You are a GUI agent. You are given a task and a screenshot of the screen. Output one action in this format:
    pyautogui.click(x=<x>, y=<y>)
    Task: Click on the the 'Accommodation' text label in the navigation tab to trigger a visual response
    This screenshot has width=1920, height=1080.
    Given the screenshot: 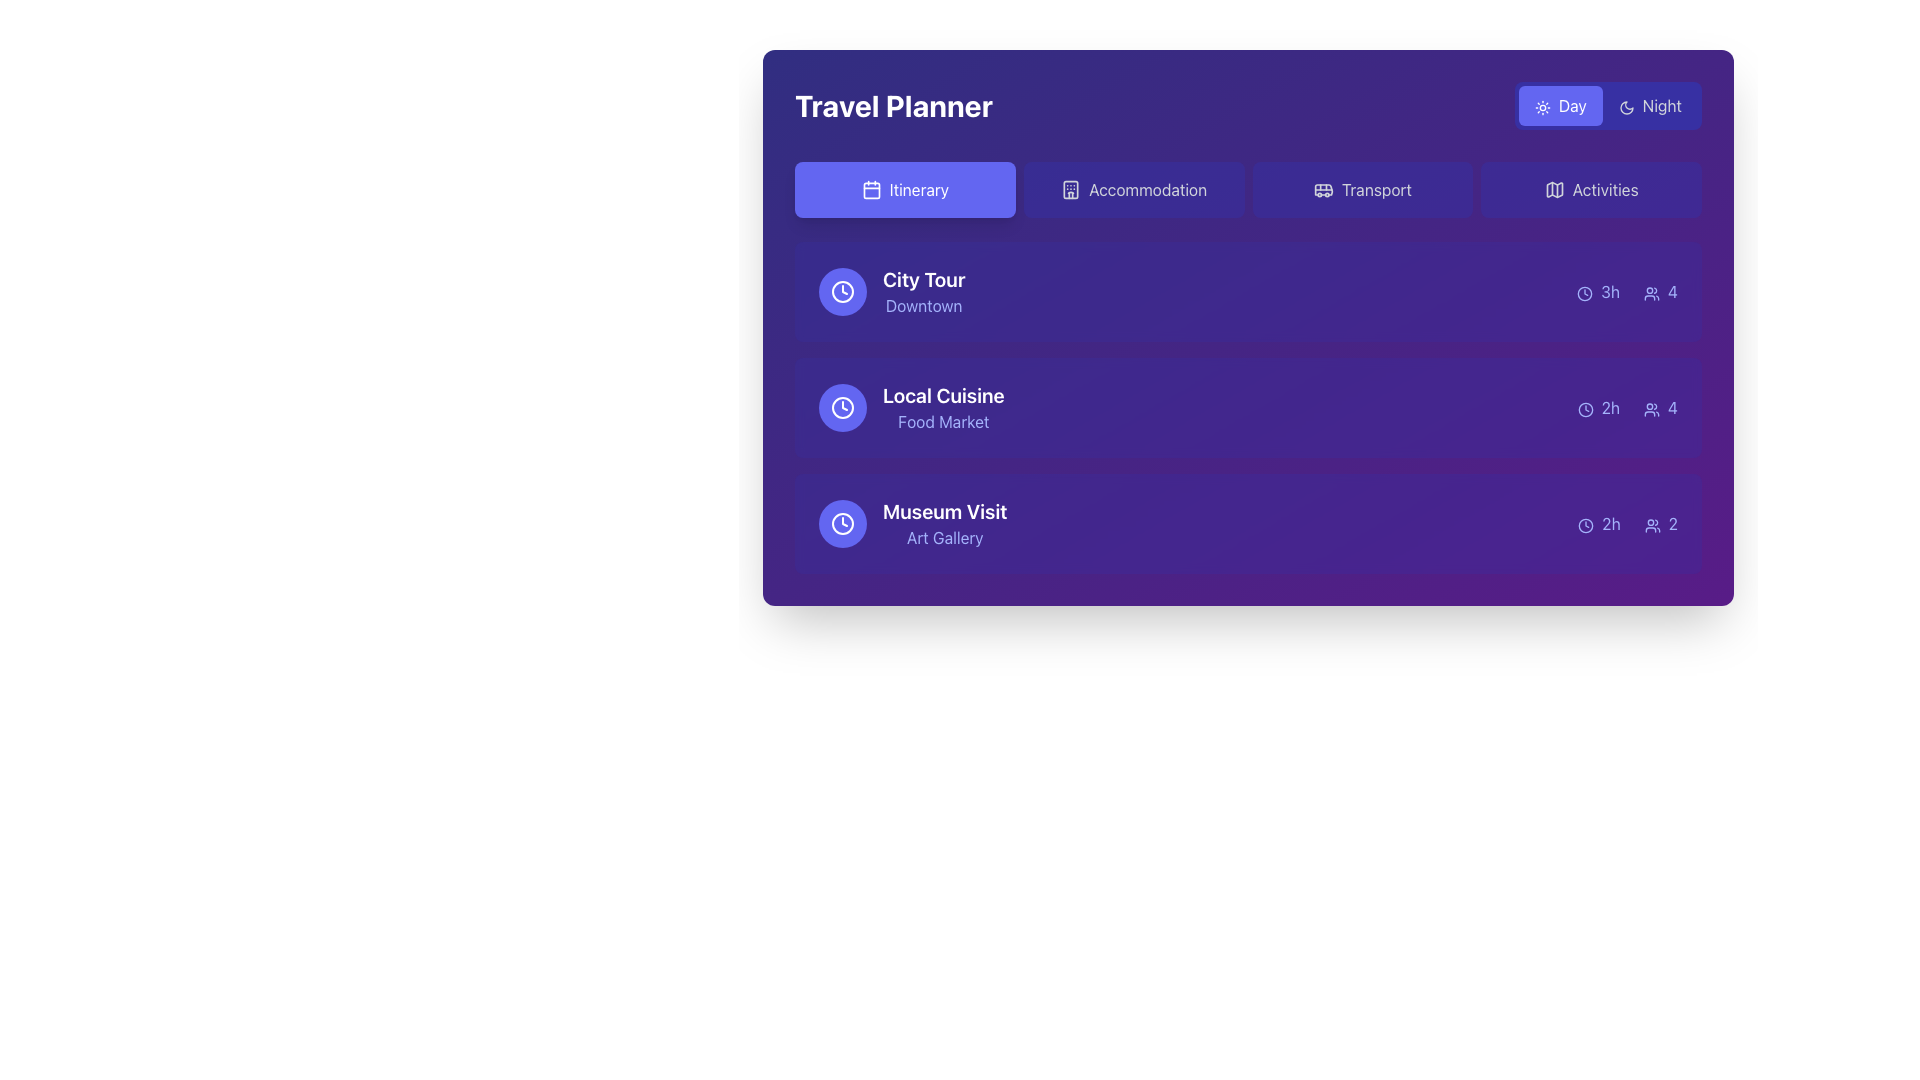 What is the action you would take?
    pyautogui.click(x=1148, y=189)
    